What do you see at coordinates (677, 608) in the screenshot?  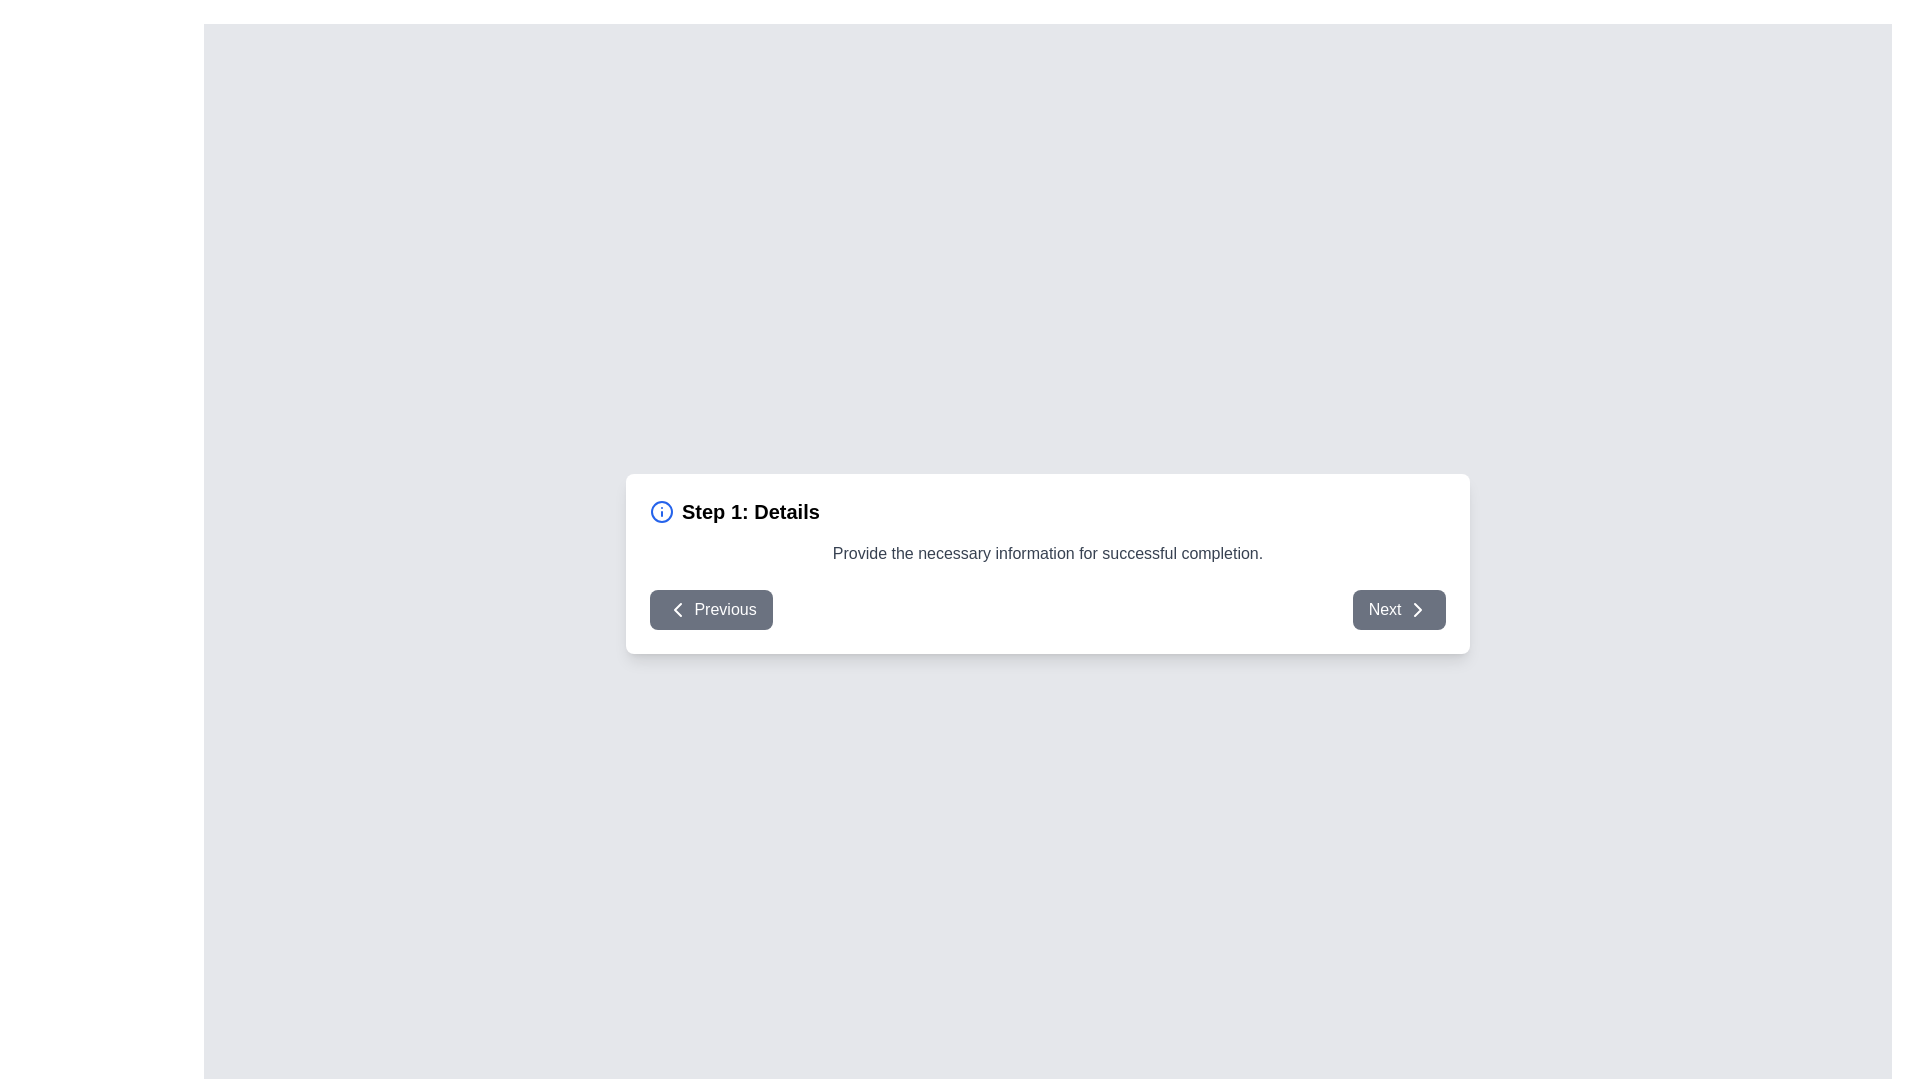 I see `the chevron icon within the 'Previous' button, which indicates a navigational action to move to the previous step or page` at bounding box center [677, 608].